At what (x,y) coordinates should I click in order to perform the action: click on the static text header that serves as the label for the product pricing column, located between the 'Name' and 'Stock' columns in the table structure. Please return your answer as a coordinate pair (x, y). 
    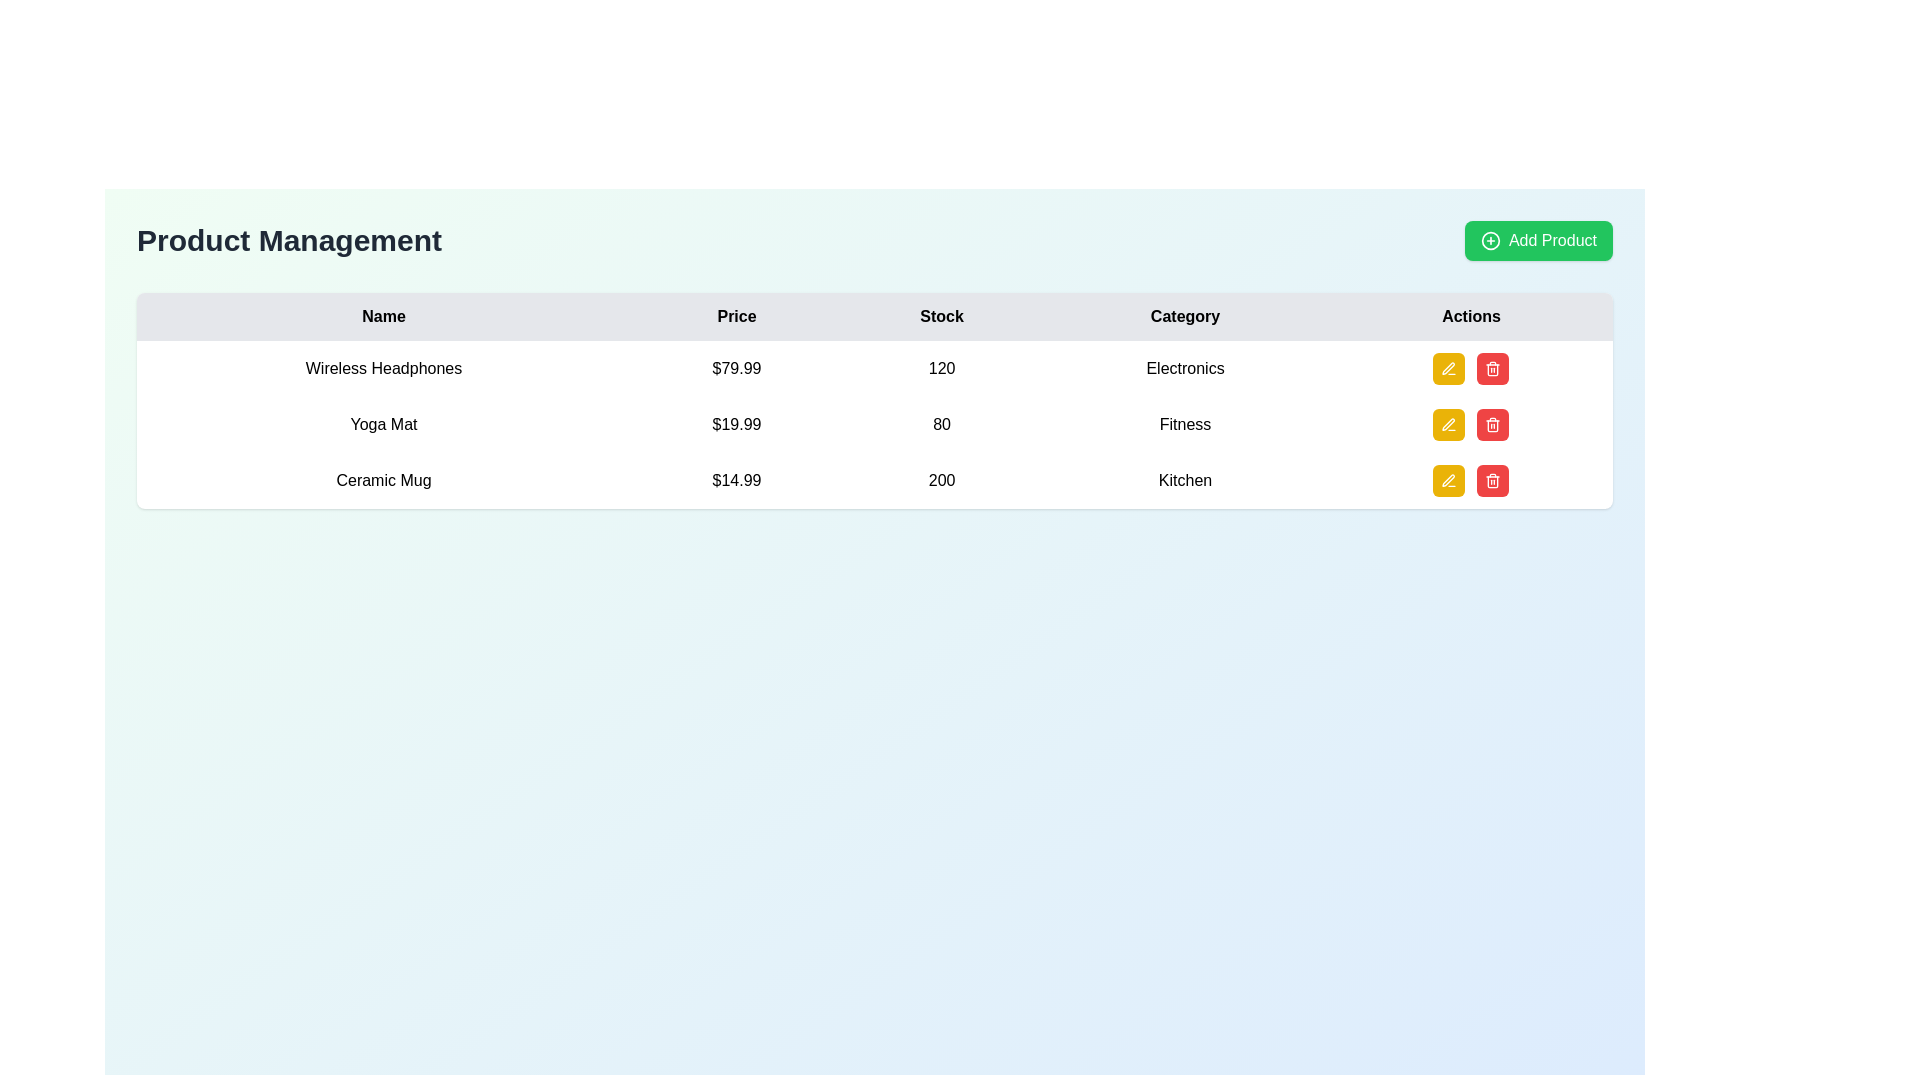
    Looking at the image, I should click on (736, 315).